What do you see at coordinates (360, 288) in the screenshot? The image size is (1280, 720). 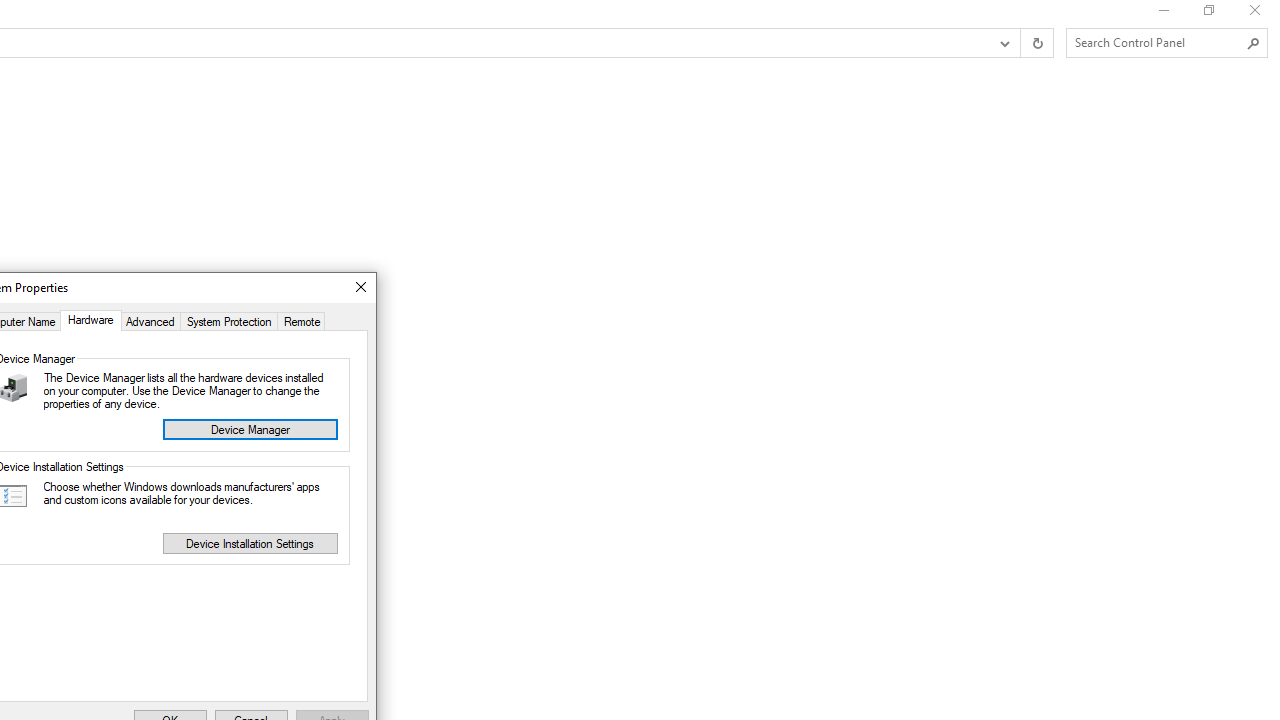 I see `'Close'` at bounding box center [360, 288].